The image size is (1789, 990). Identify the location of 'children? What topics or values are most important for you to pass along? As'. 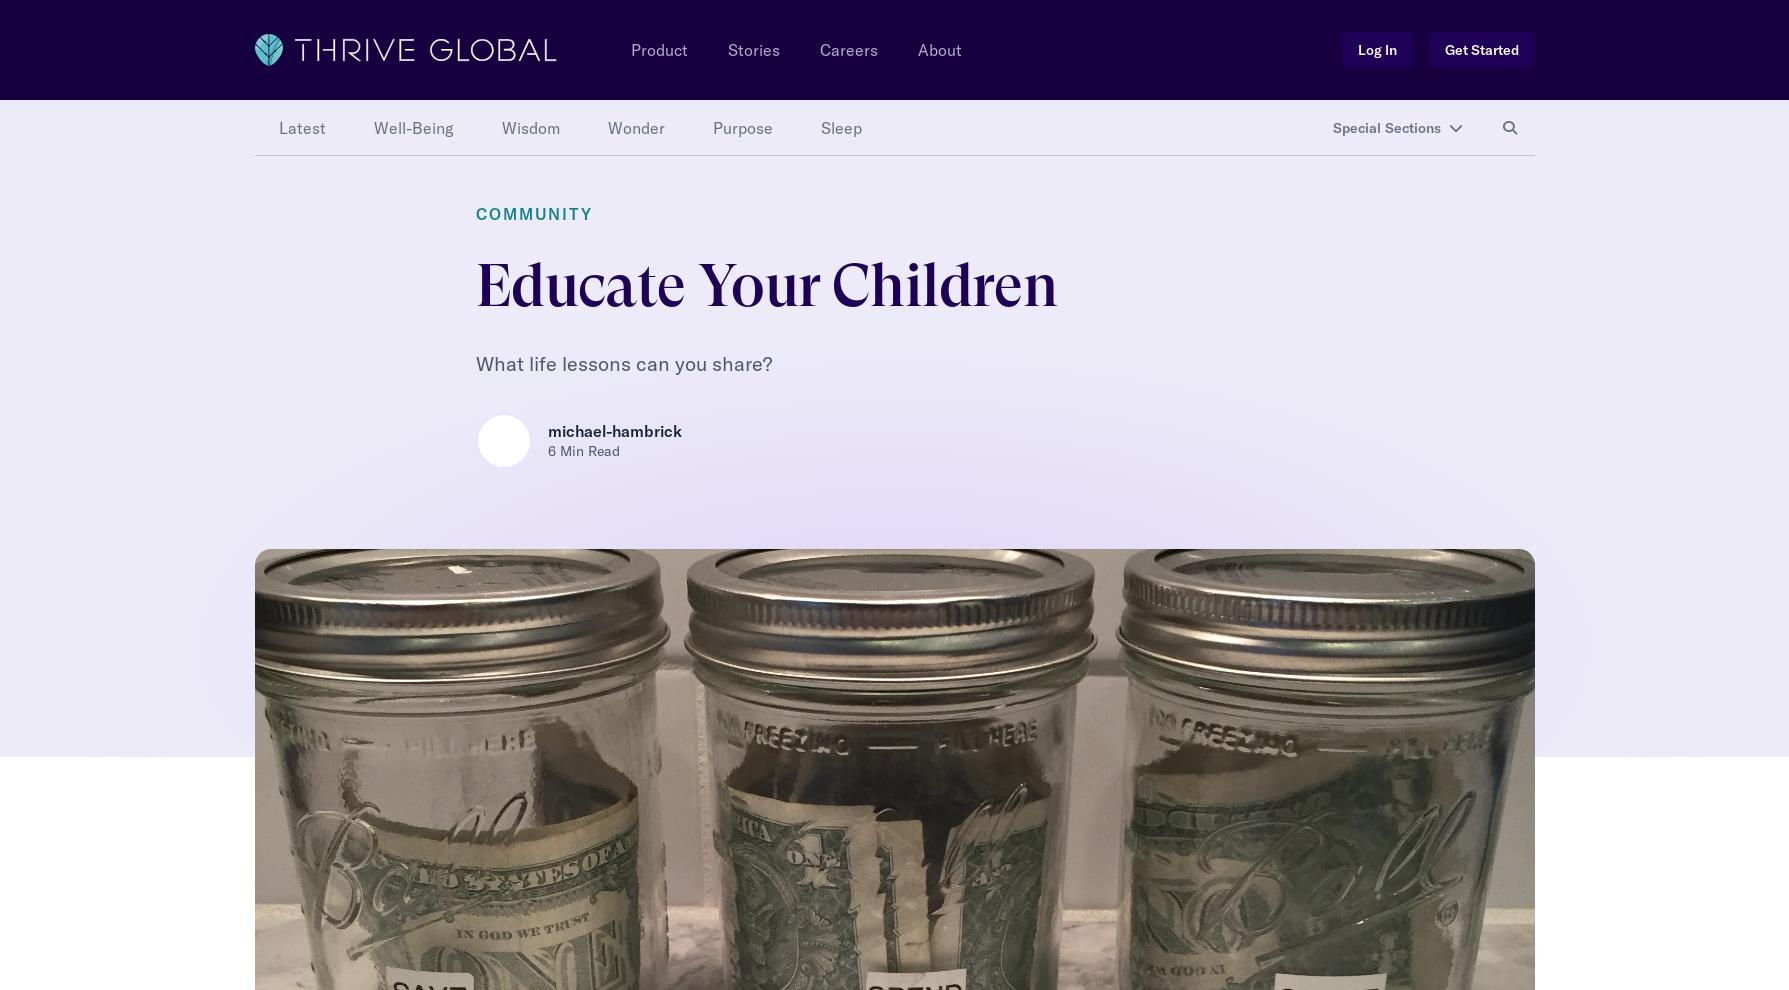
(473, 875).